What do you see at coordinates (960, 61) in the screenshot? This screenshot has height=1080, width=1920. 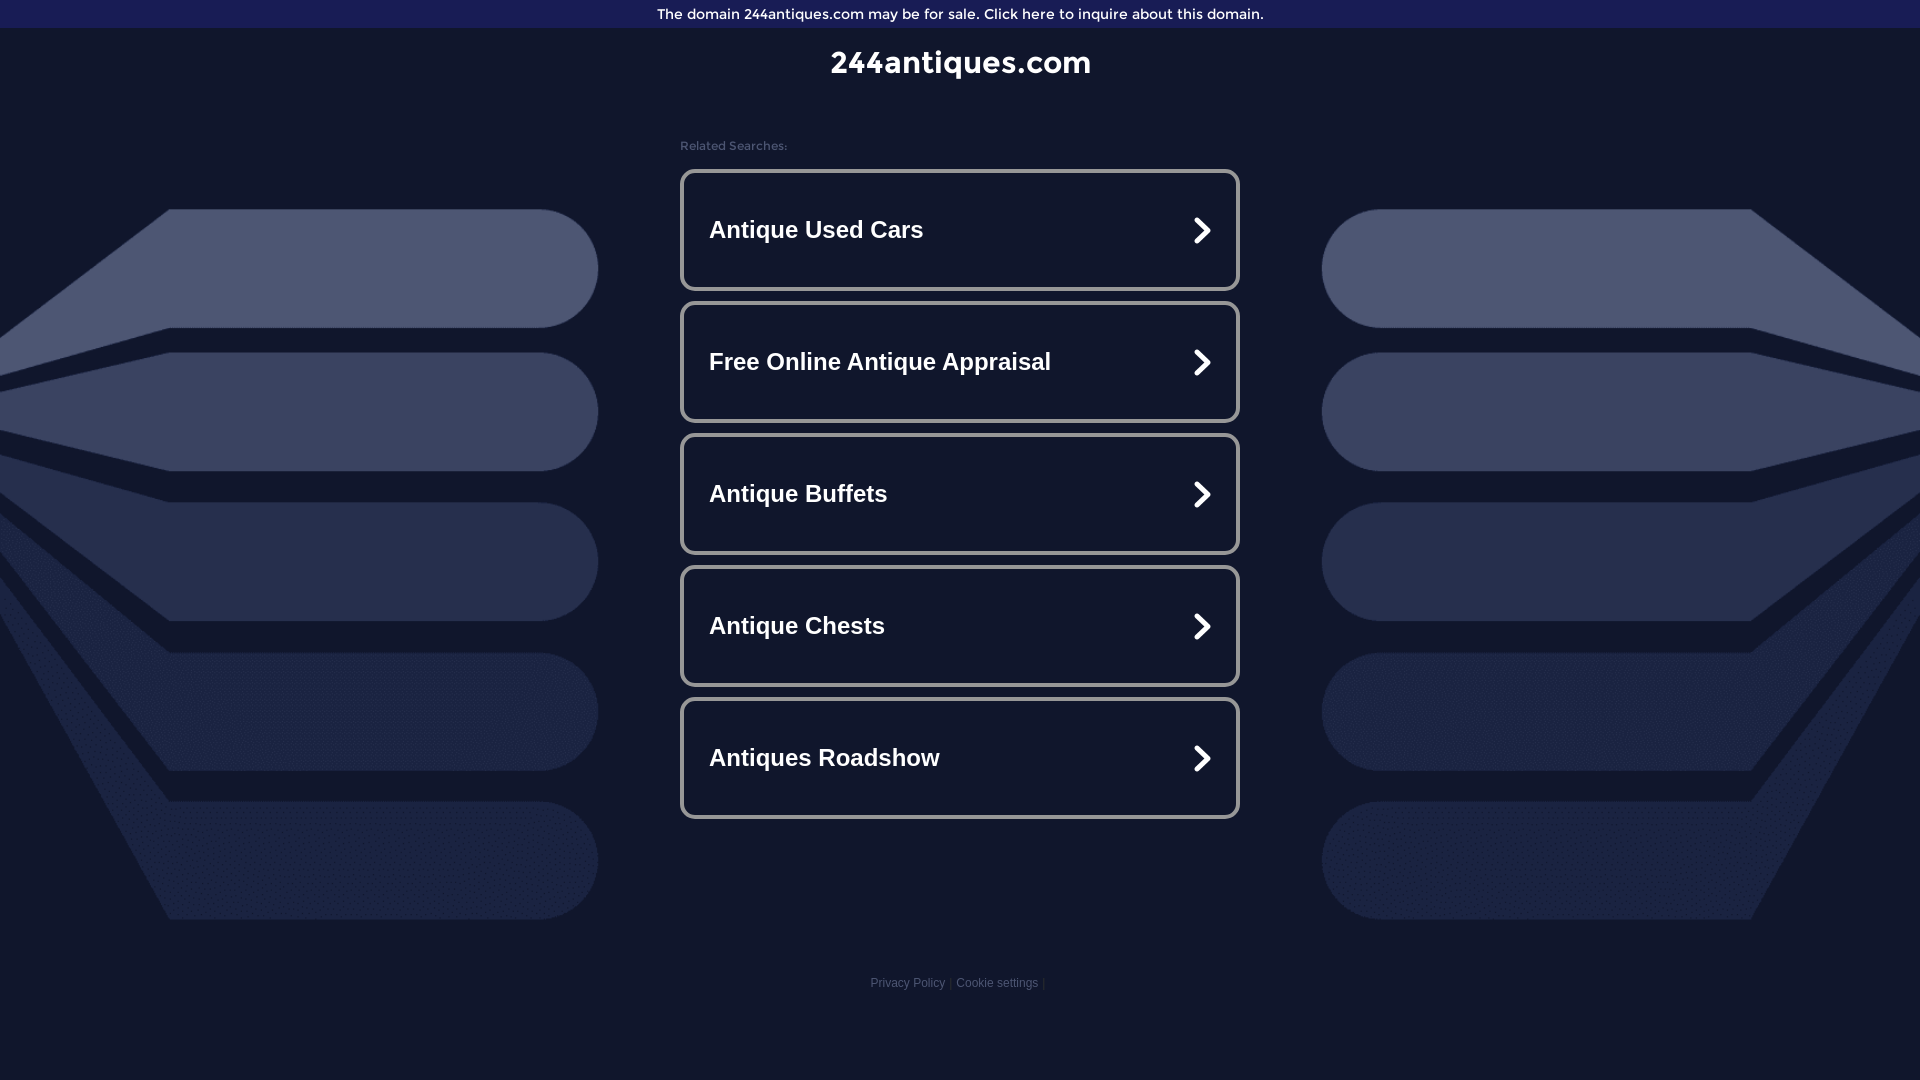 I see `'244antiques.com'` at bounding box center [960, 61].